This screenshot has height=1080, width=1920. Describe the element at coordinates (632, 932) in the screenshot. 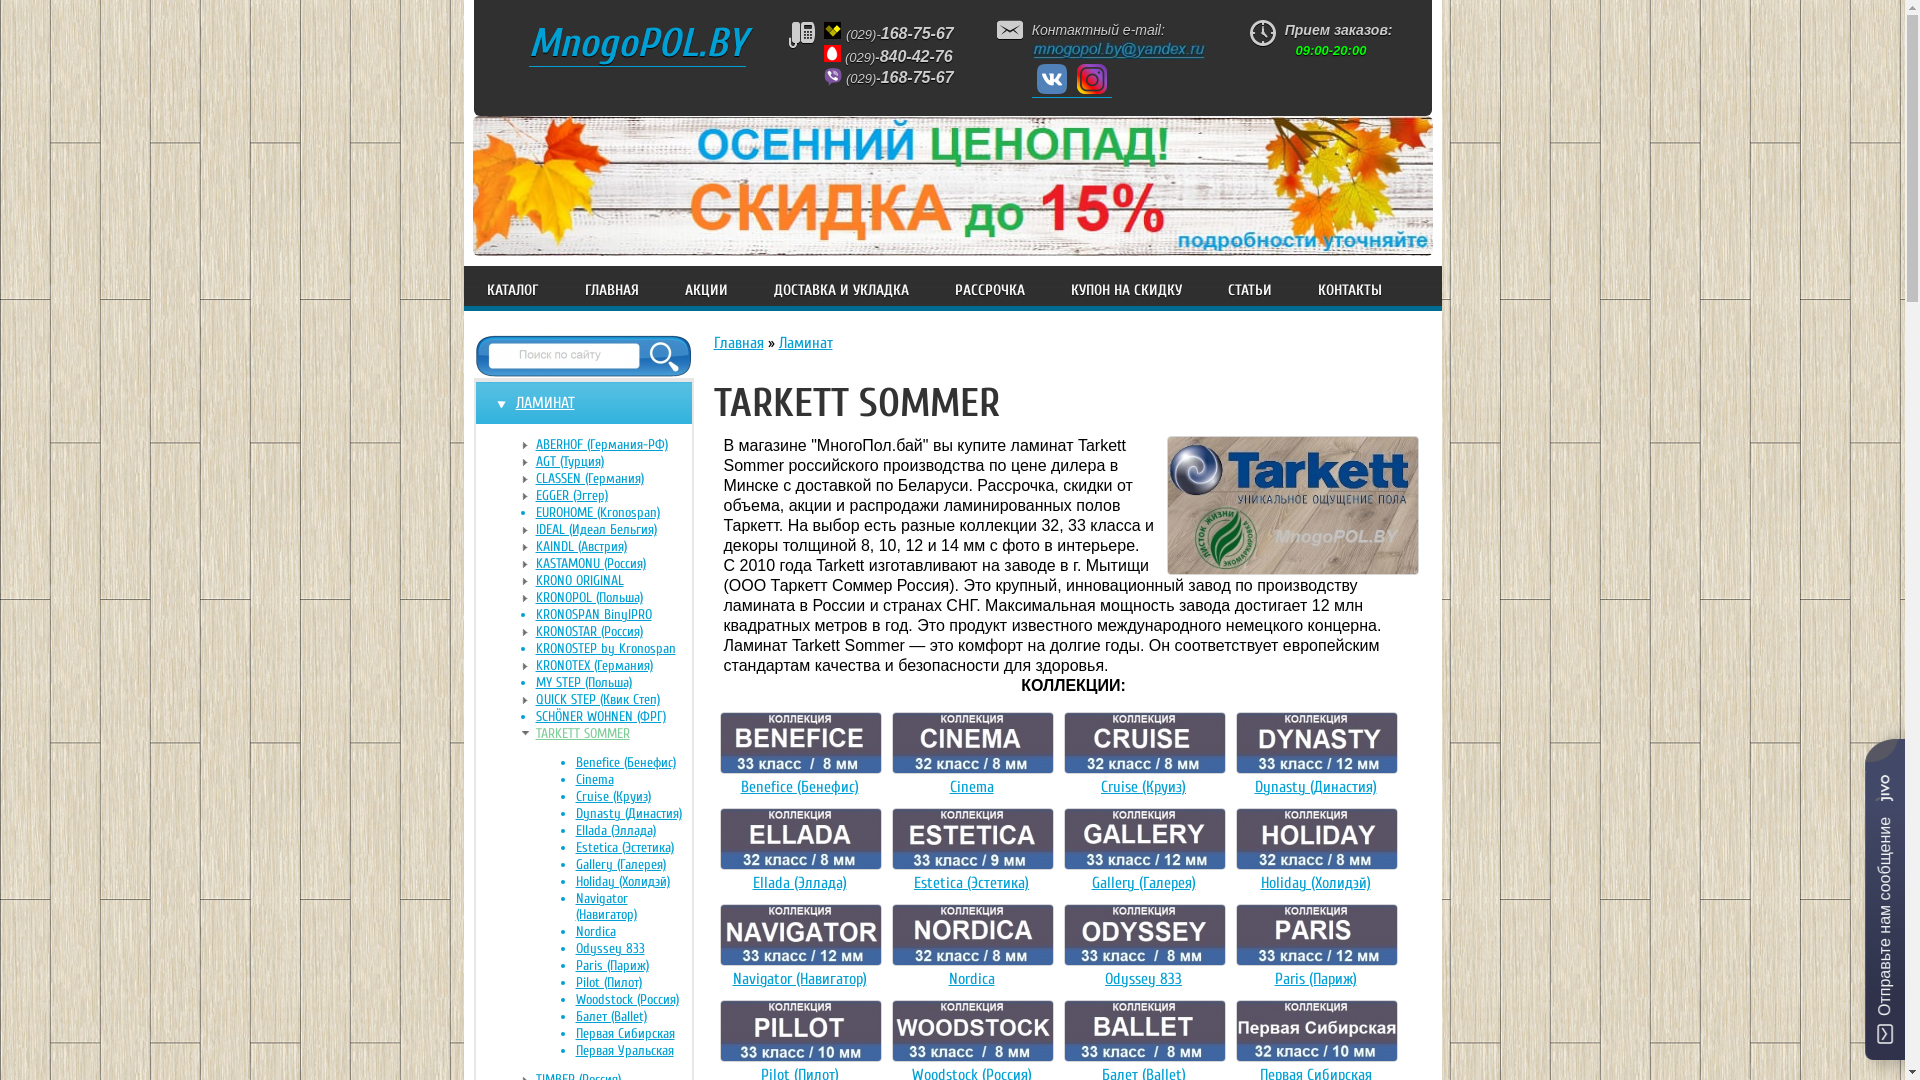

I see `'Nordica'` at that location.